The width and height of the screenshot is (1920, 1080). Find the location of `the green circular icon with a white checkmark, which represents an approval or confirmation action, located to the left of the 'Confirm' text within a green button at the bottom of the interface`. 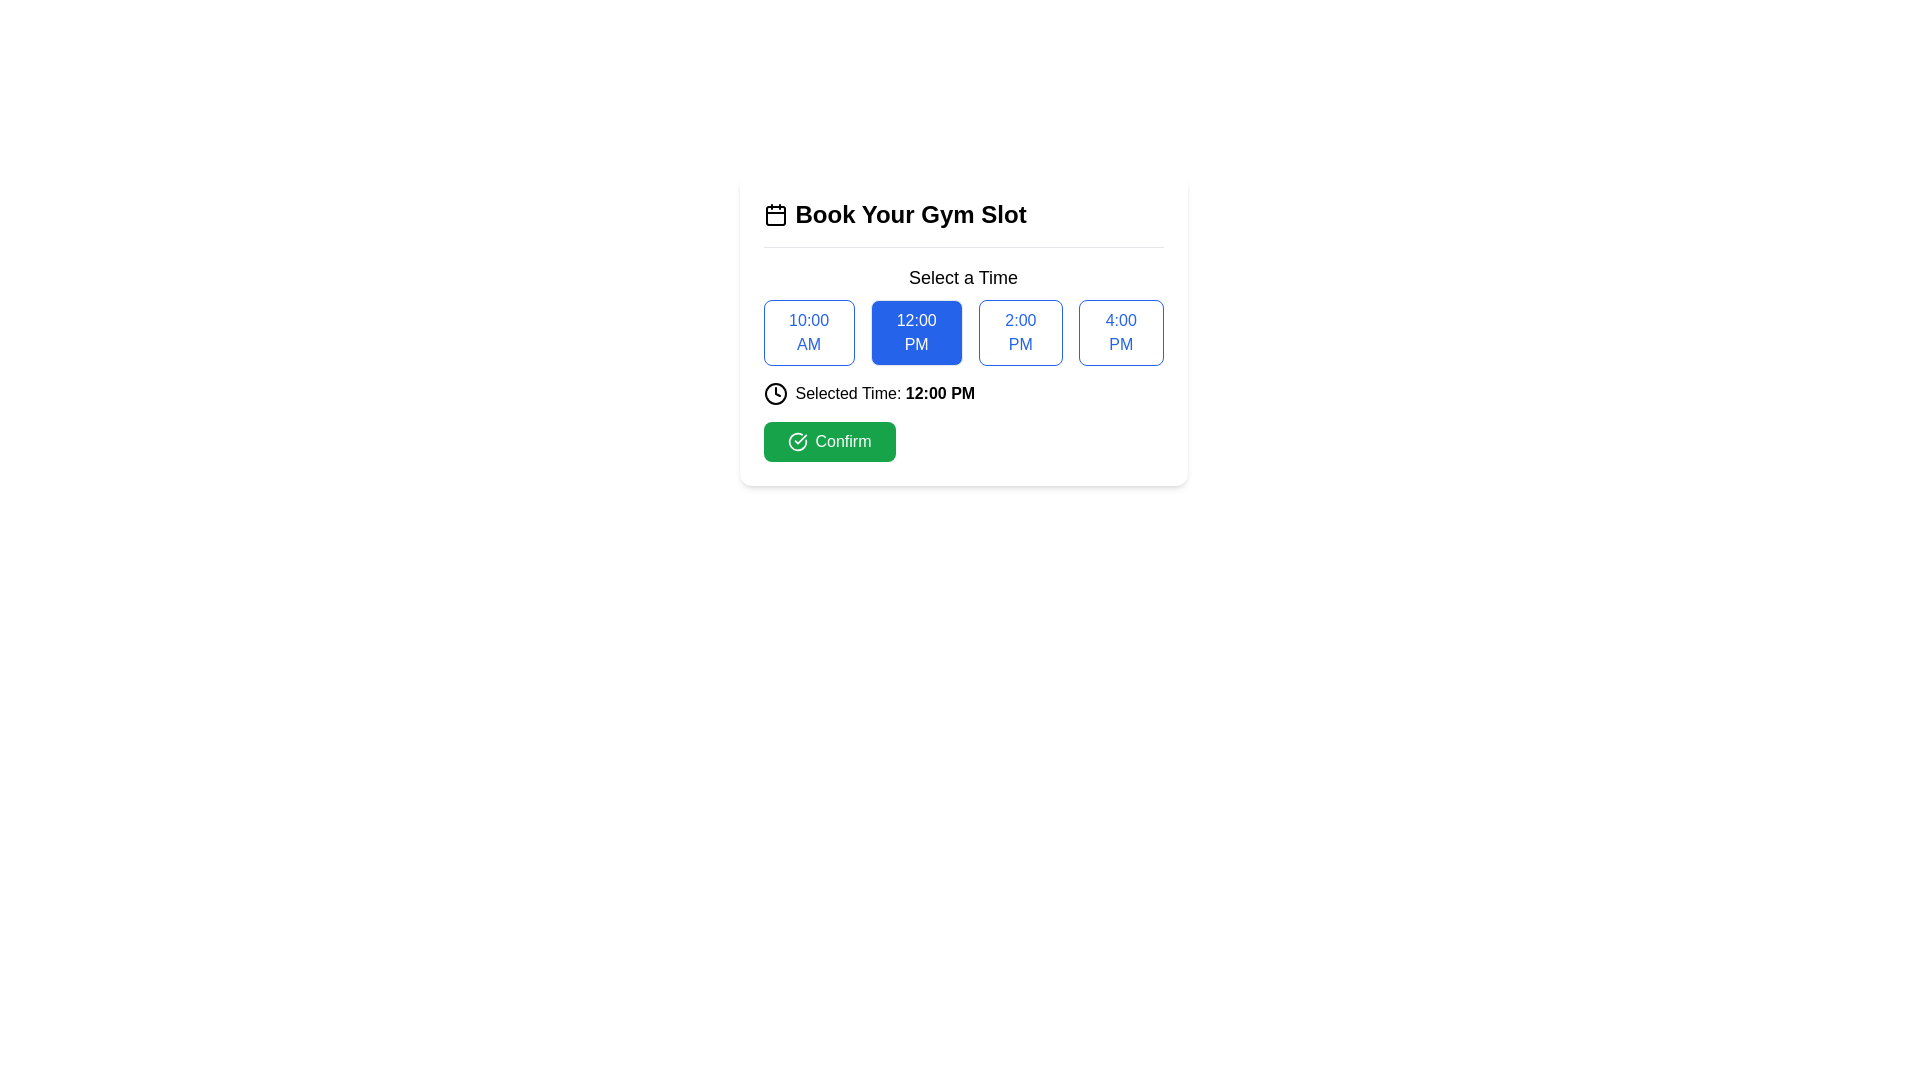

the green circular icon with a white checkmark, which represents an approval or confirmation action, located to the left of the 'Confirm' text within a green button at the bottom of the interface is located at coordinates (796, 441).